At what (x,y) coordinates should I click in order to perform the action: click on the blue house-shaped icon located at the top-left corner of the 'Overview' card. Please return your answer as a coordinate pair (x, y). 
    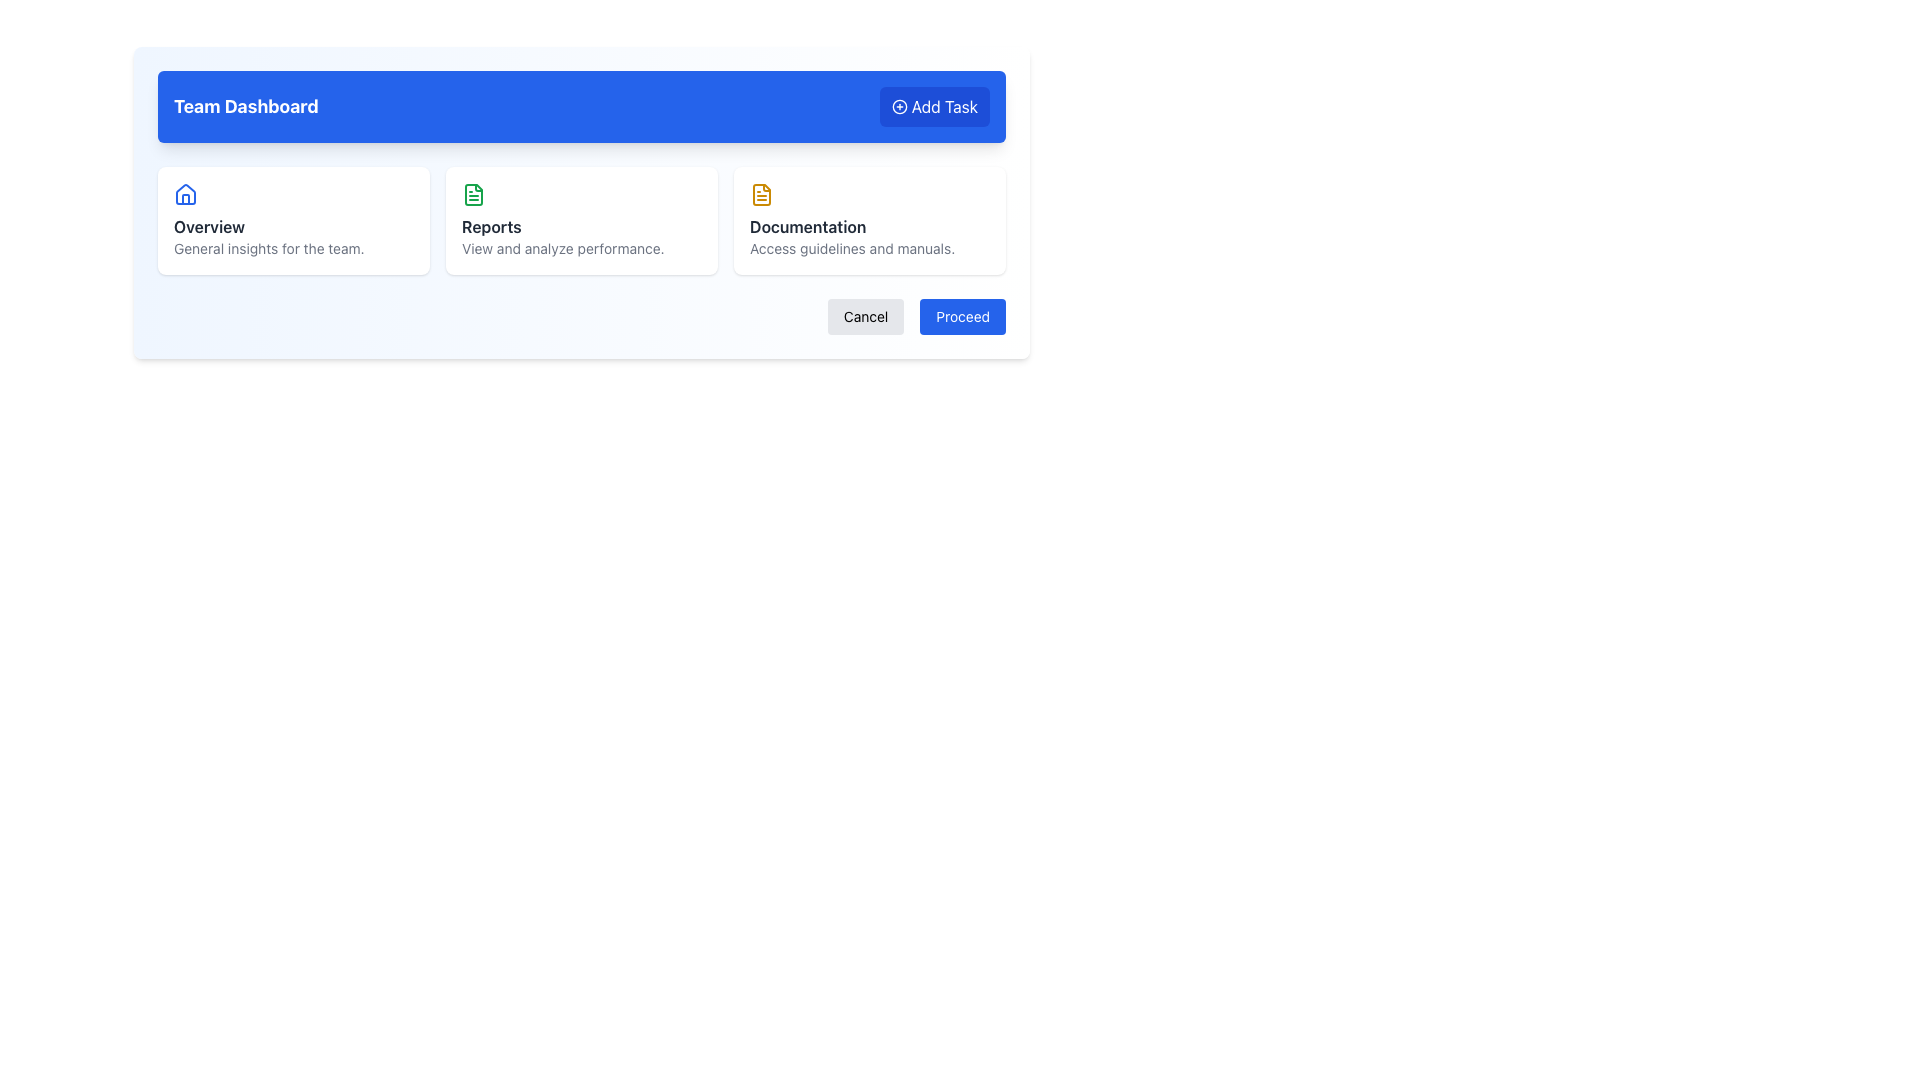
    Looking at the image, I should click on (186, 195).